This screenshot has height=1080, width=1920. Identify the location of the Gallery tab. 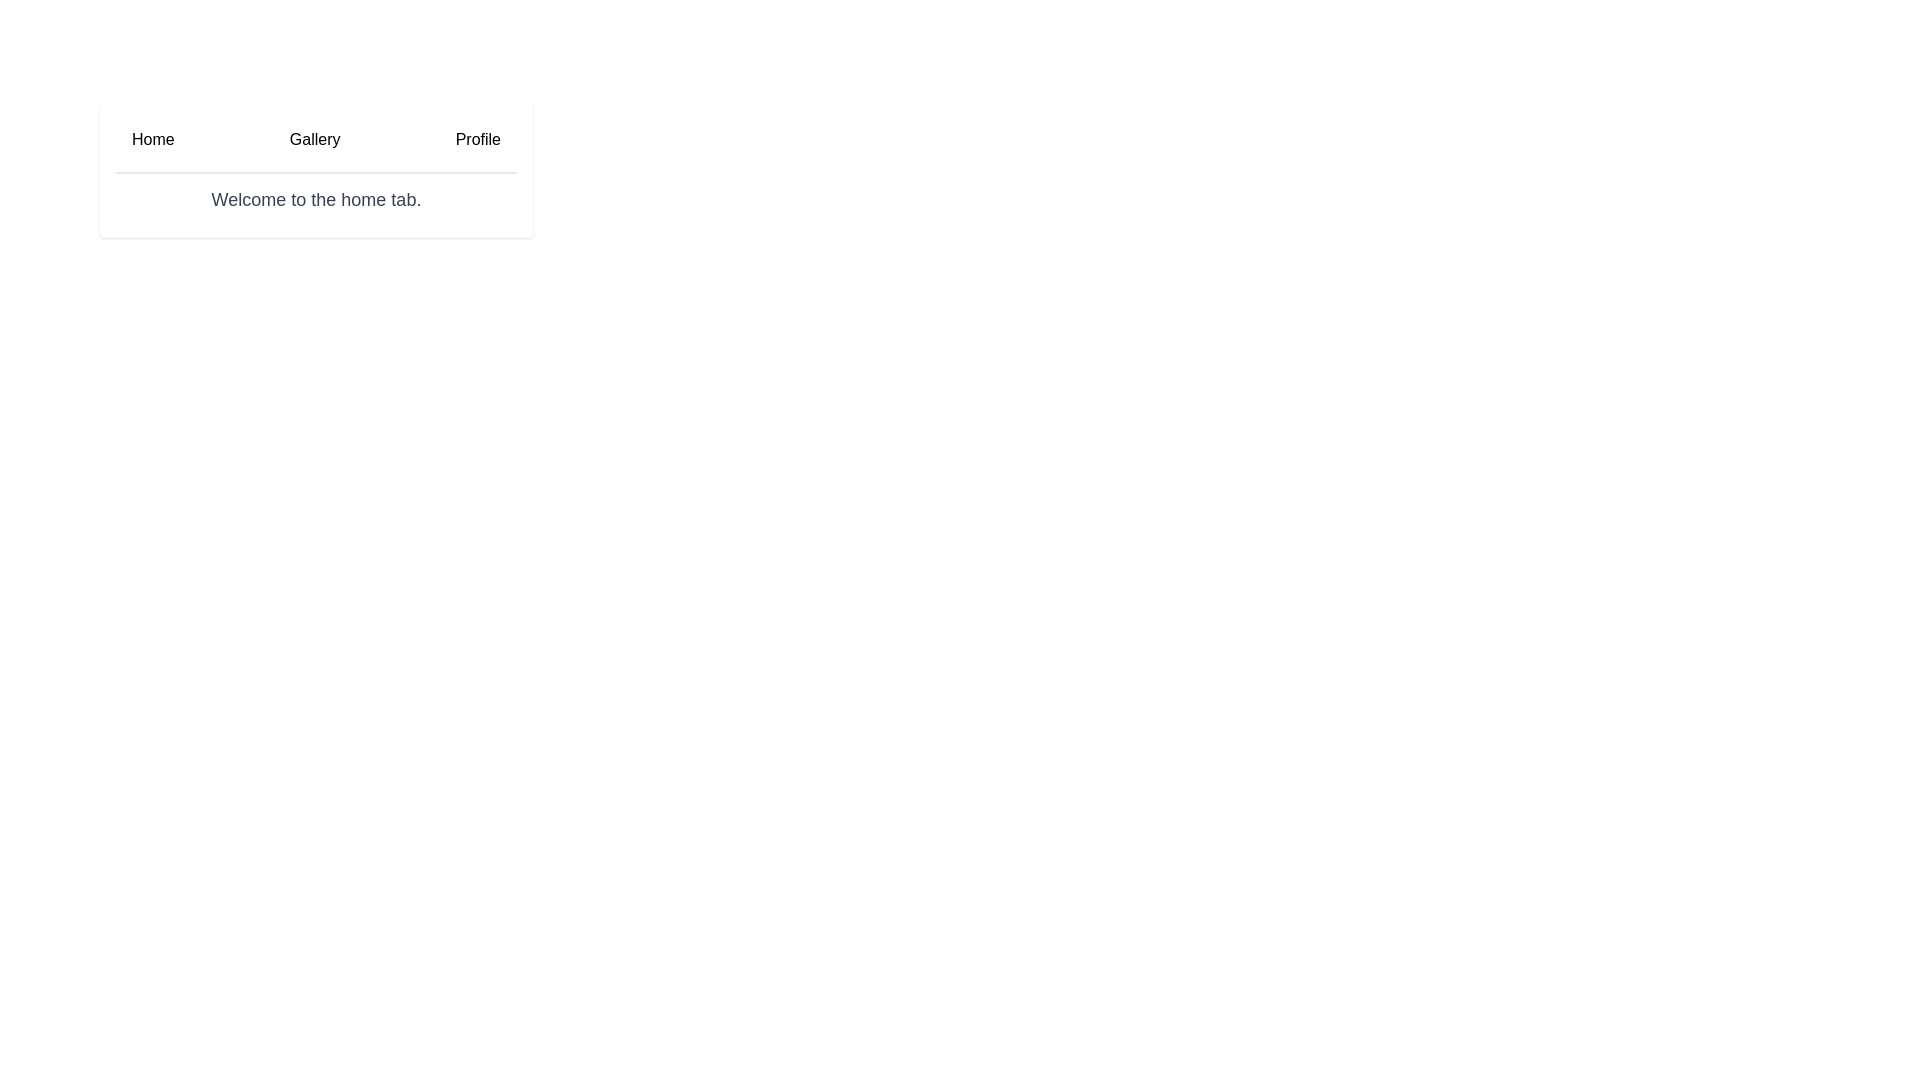
(314, 145).